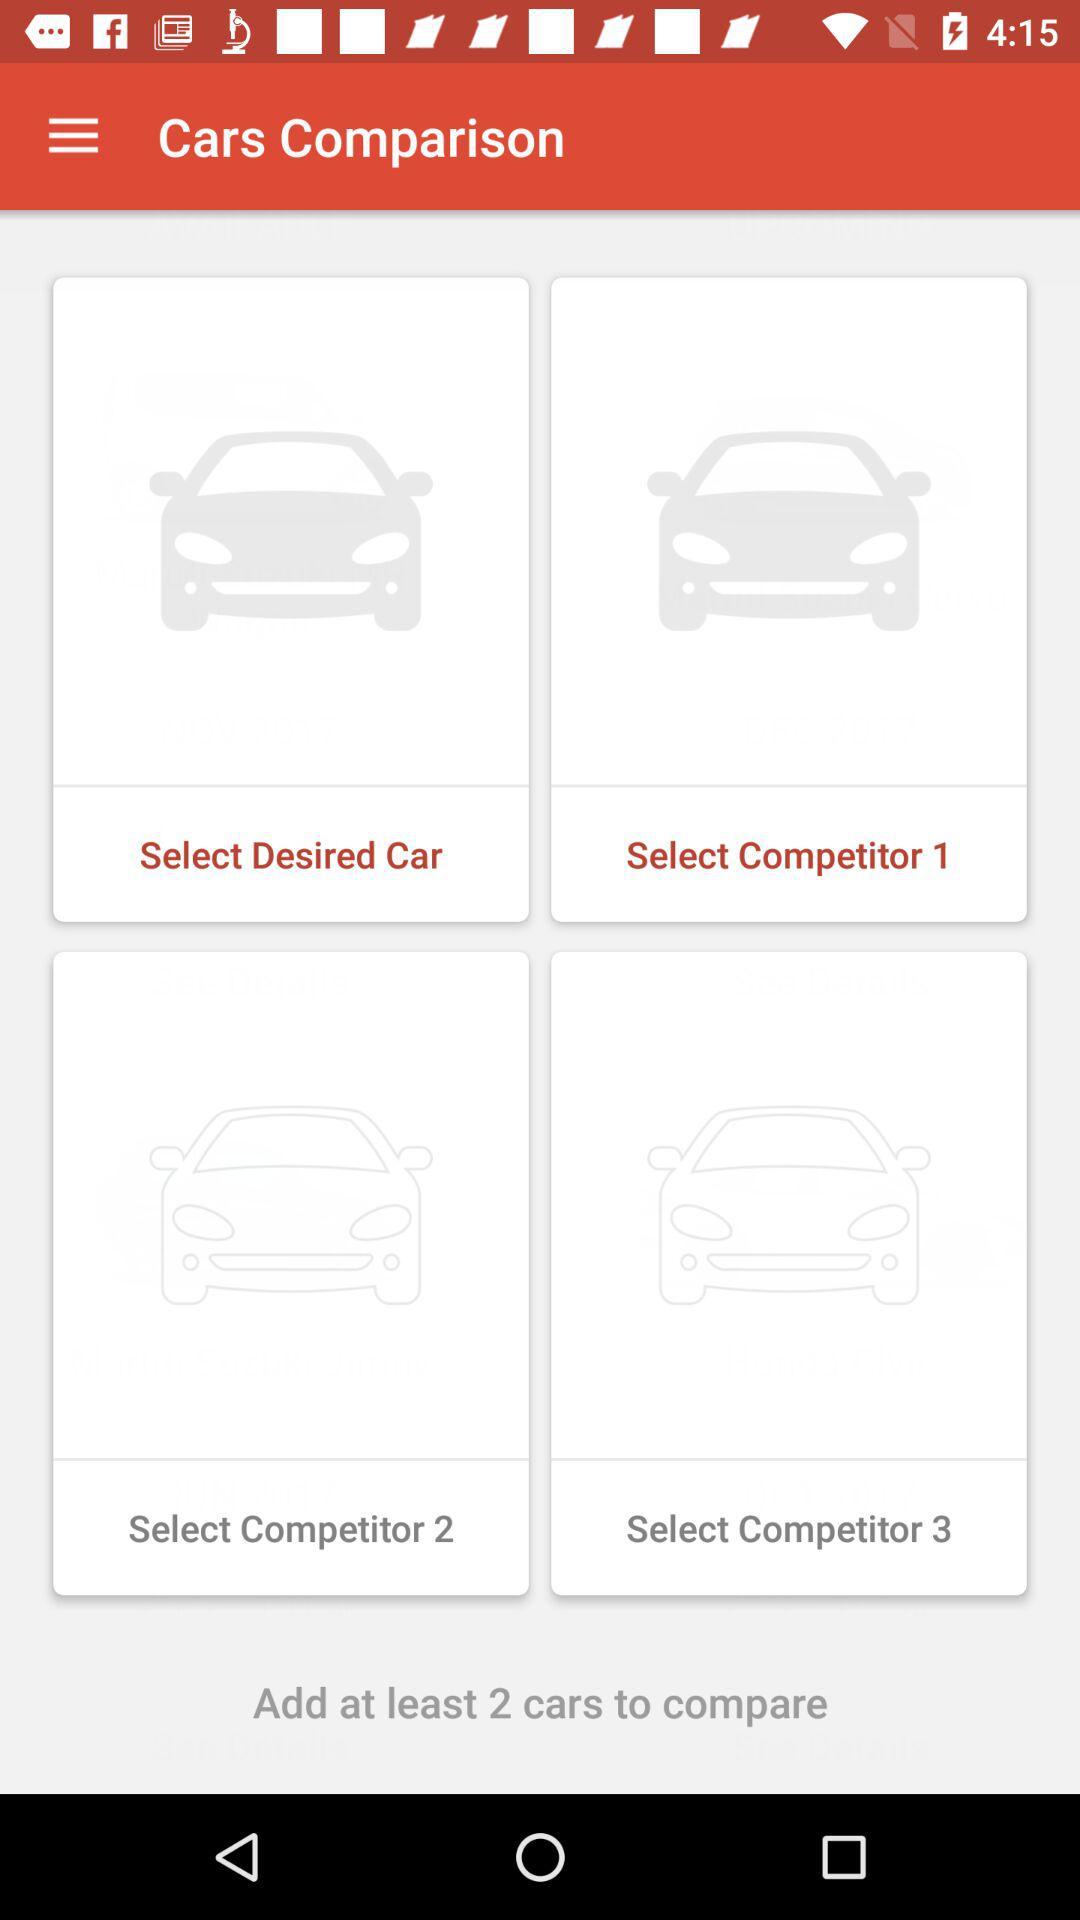 The height and width of the screenshot is (1920, 1080). What do you see at coordinates (72, 135) in the screenshot?
I see `app next to the cars comparison` at bounding box center [72, 135].